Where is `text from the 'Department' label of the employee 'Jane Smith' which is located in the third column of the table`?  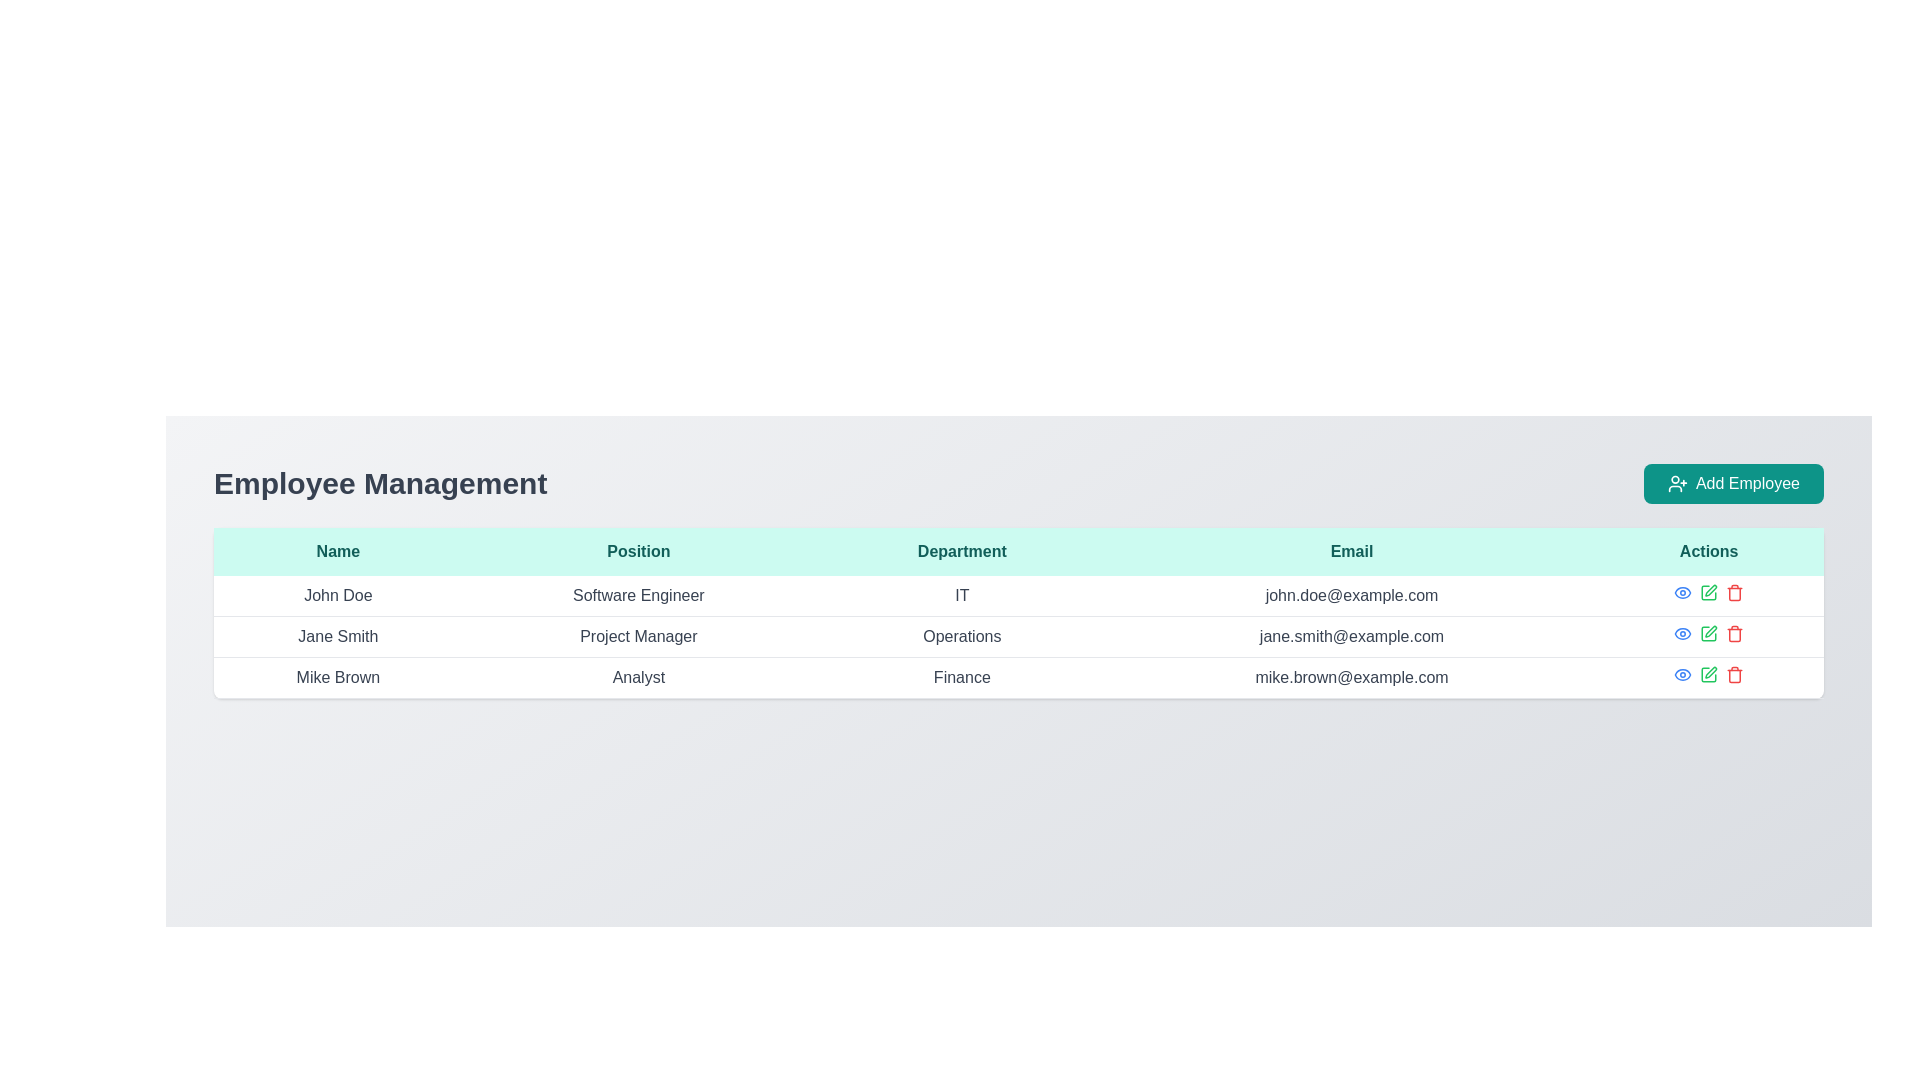
text from the 'Department' label of the employee 'Jane Smith' which is located in the third column of the table is located at coordinates (962, 636).